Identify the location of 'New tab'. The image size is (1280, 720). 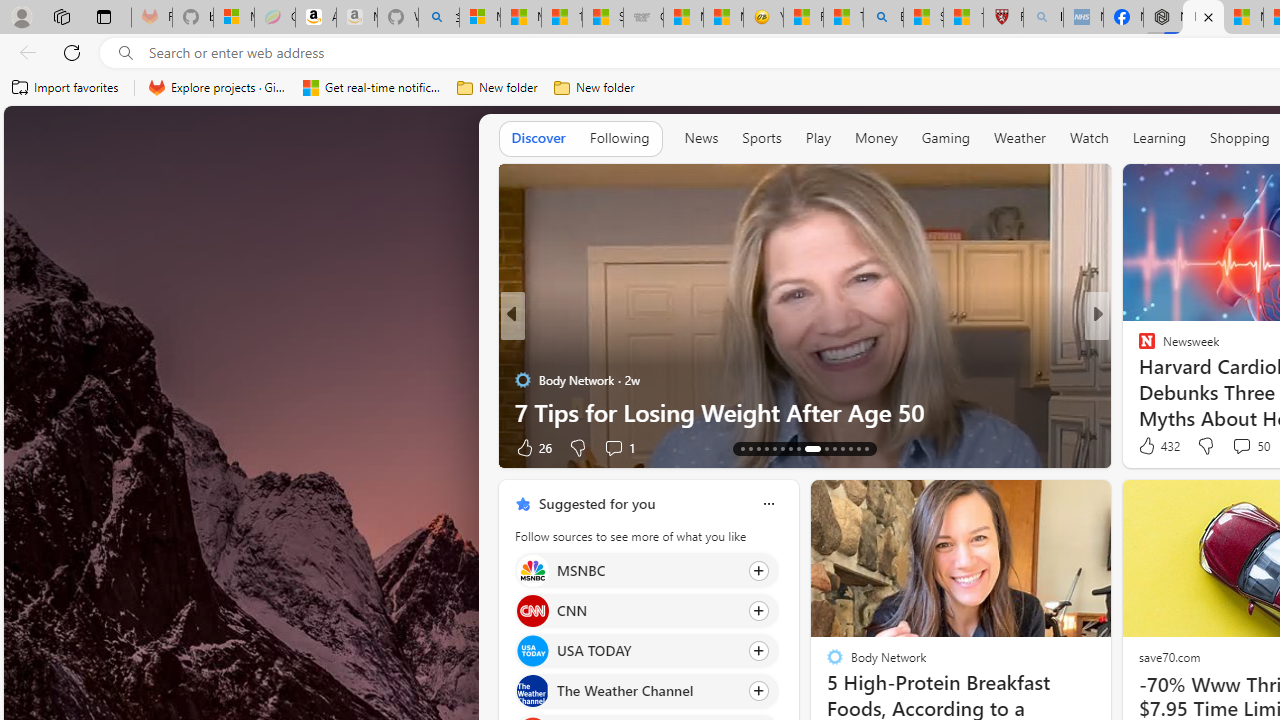
(1202, 17).